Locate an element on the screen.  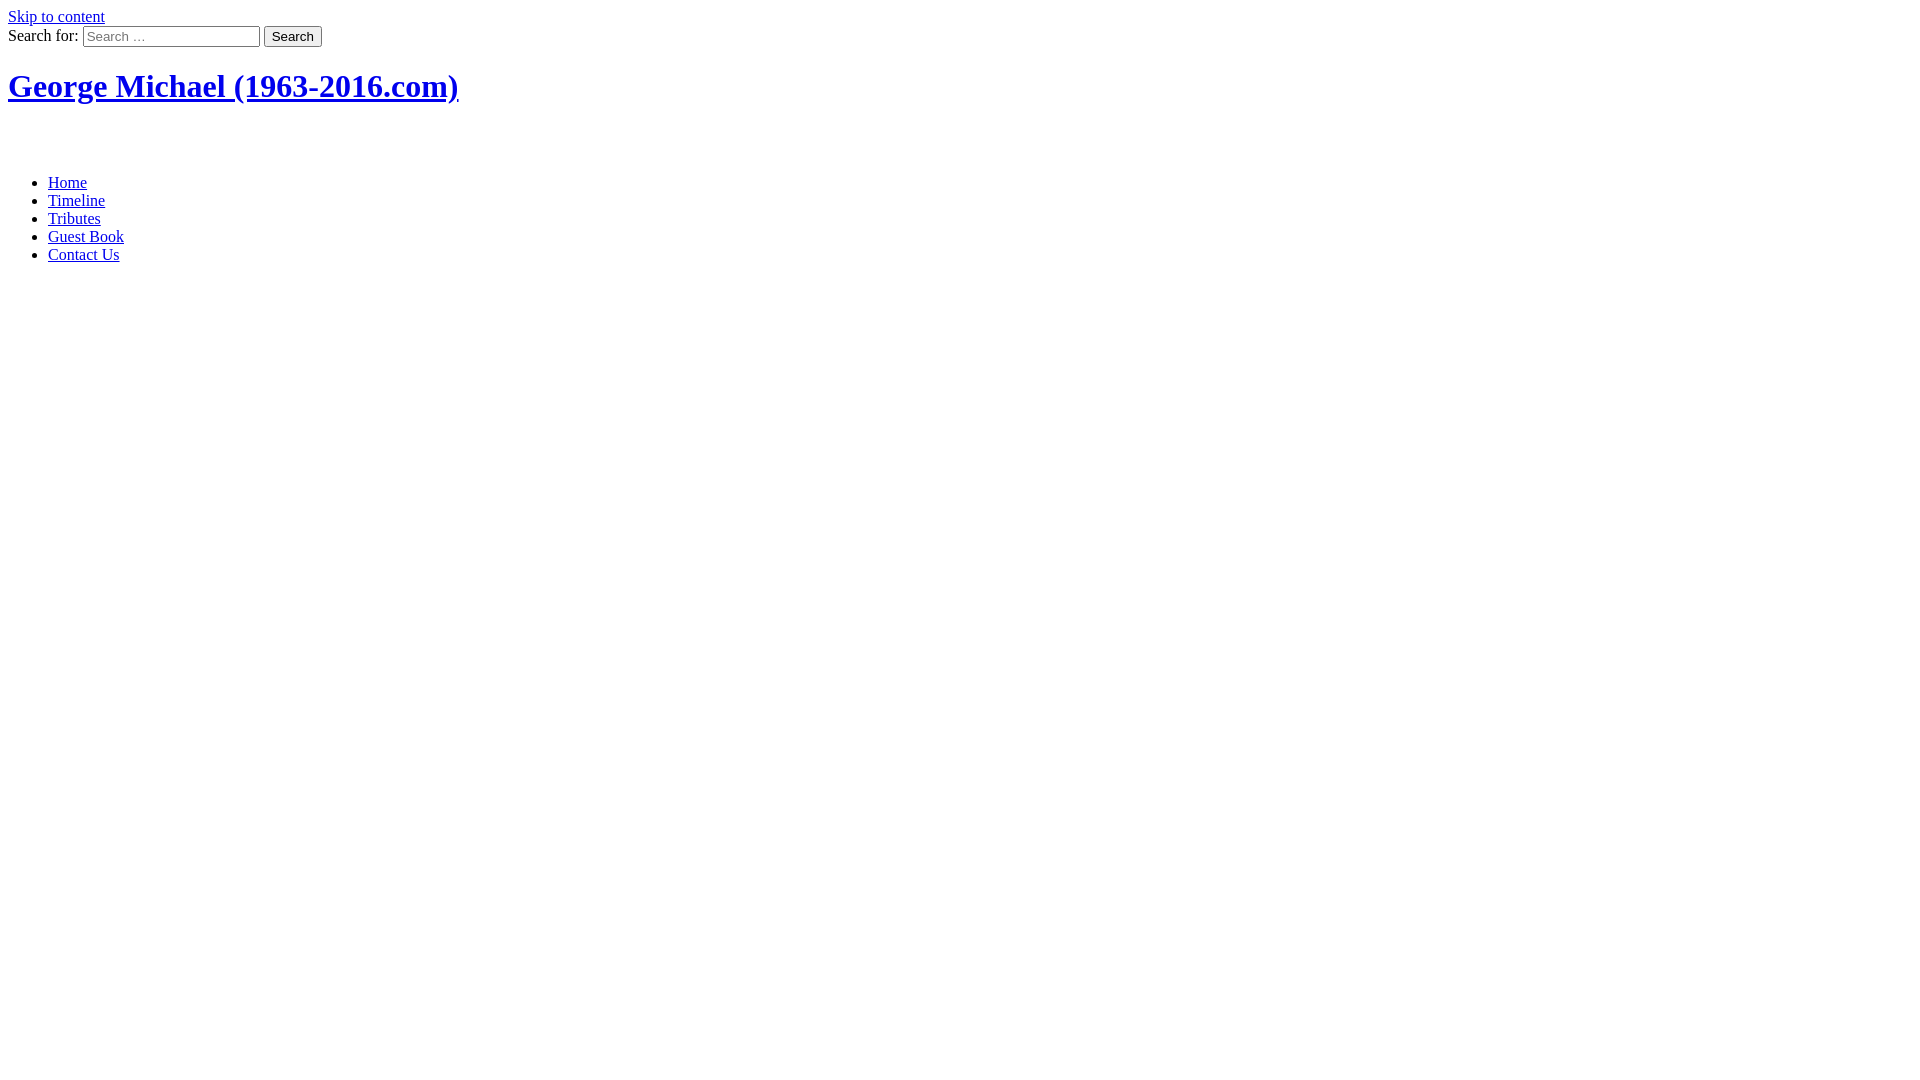
'George Michael (1963-2016.com)' is located at coordinates (233, 84).